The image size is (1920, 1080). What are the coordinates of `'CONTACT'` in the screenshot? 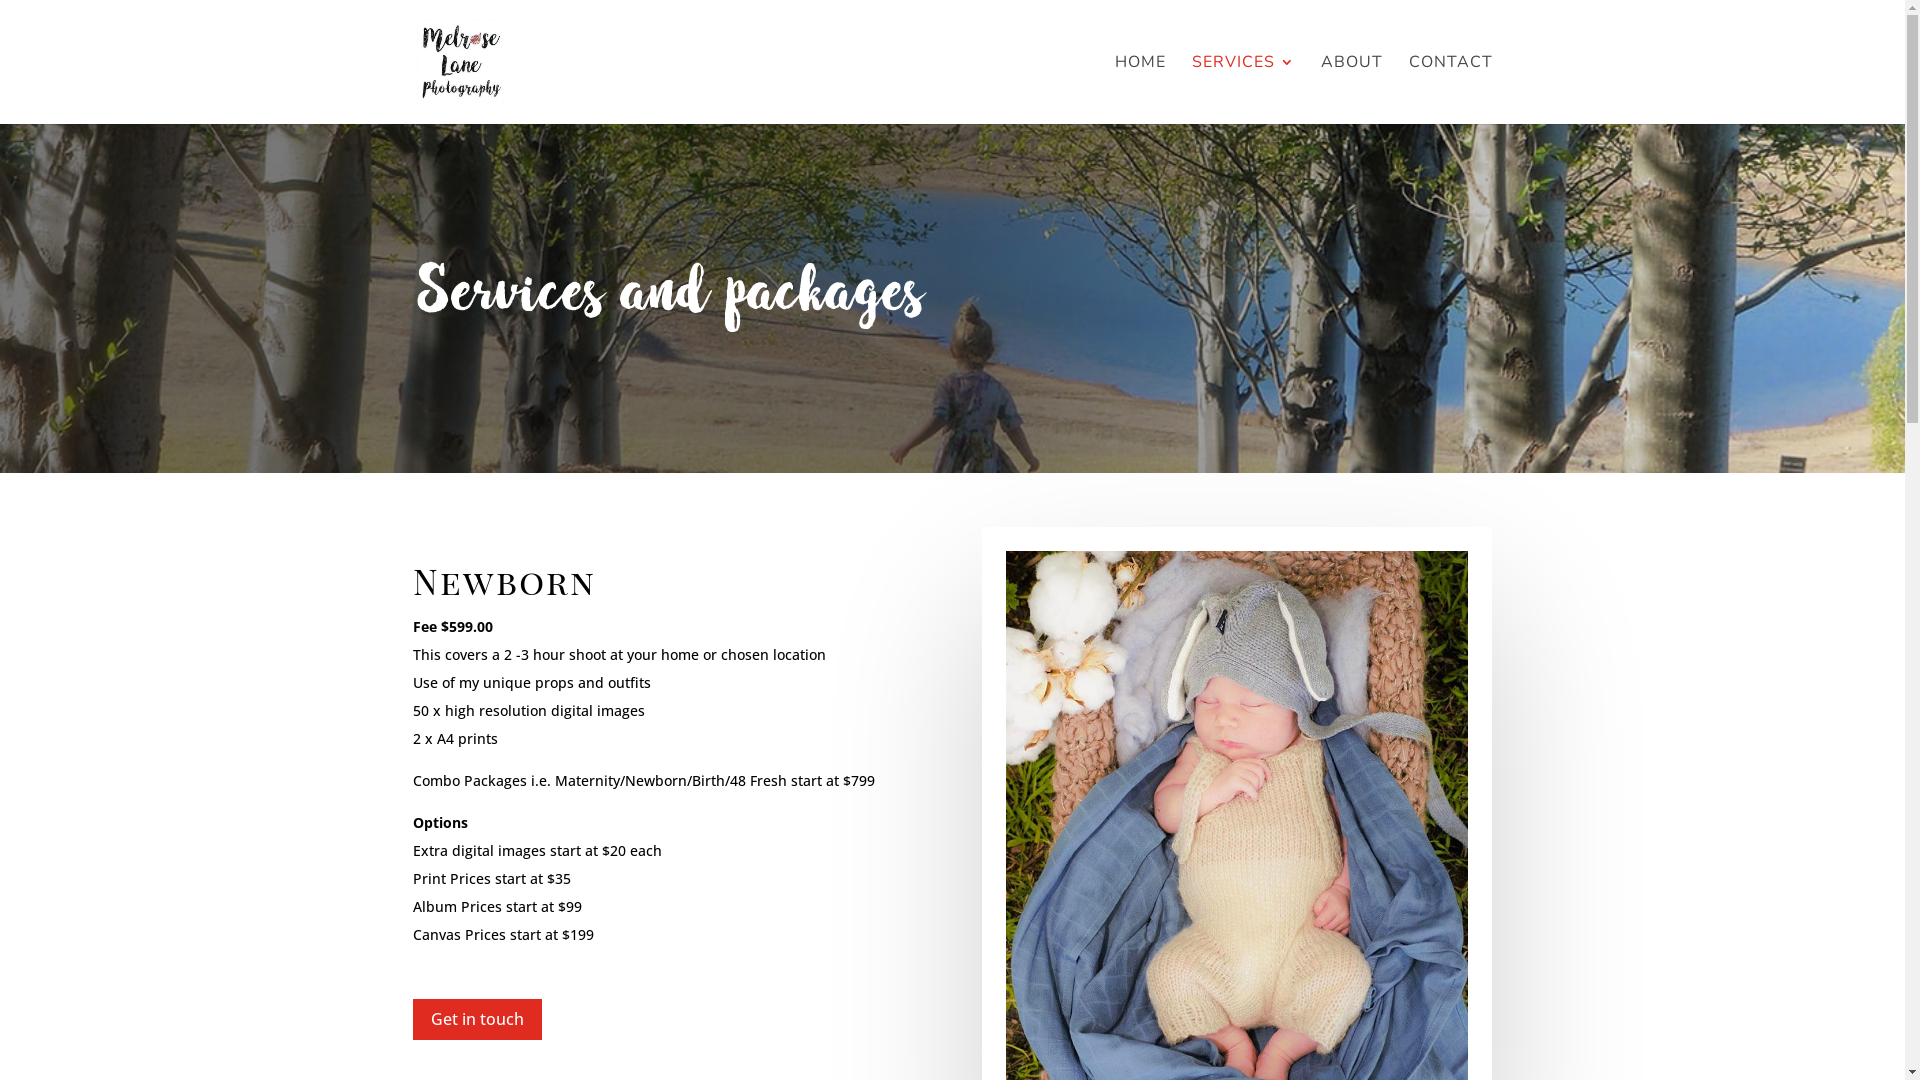 It's located at (1406, 88).